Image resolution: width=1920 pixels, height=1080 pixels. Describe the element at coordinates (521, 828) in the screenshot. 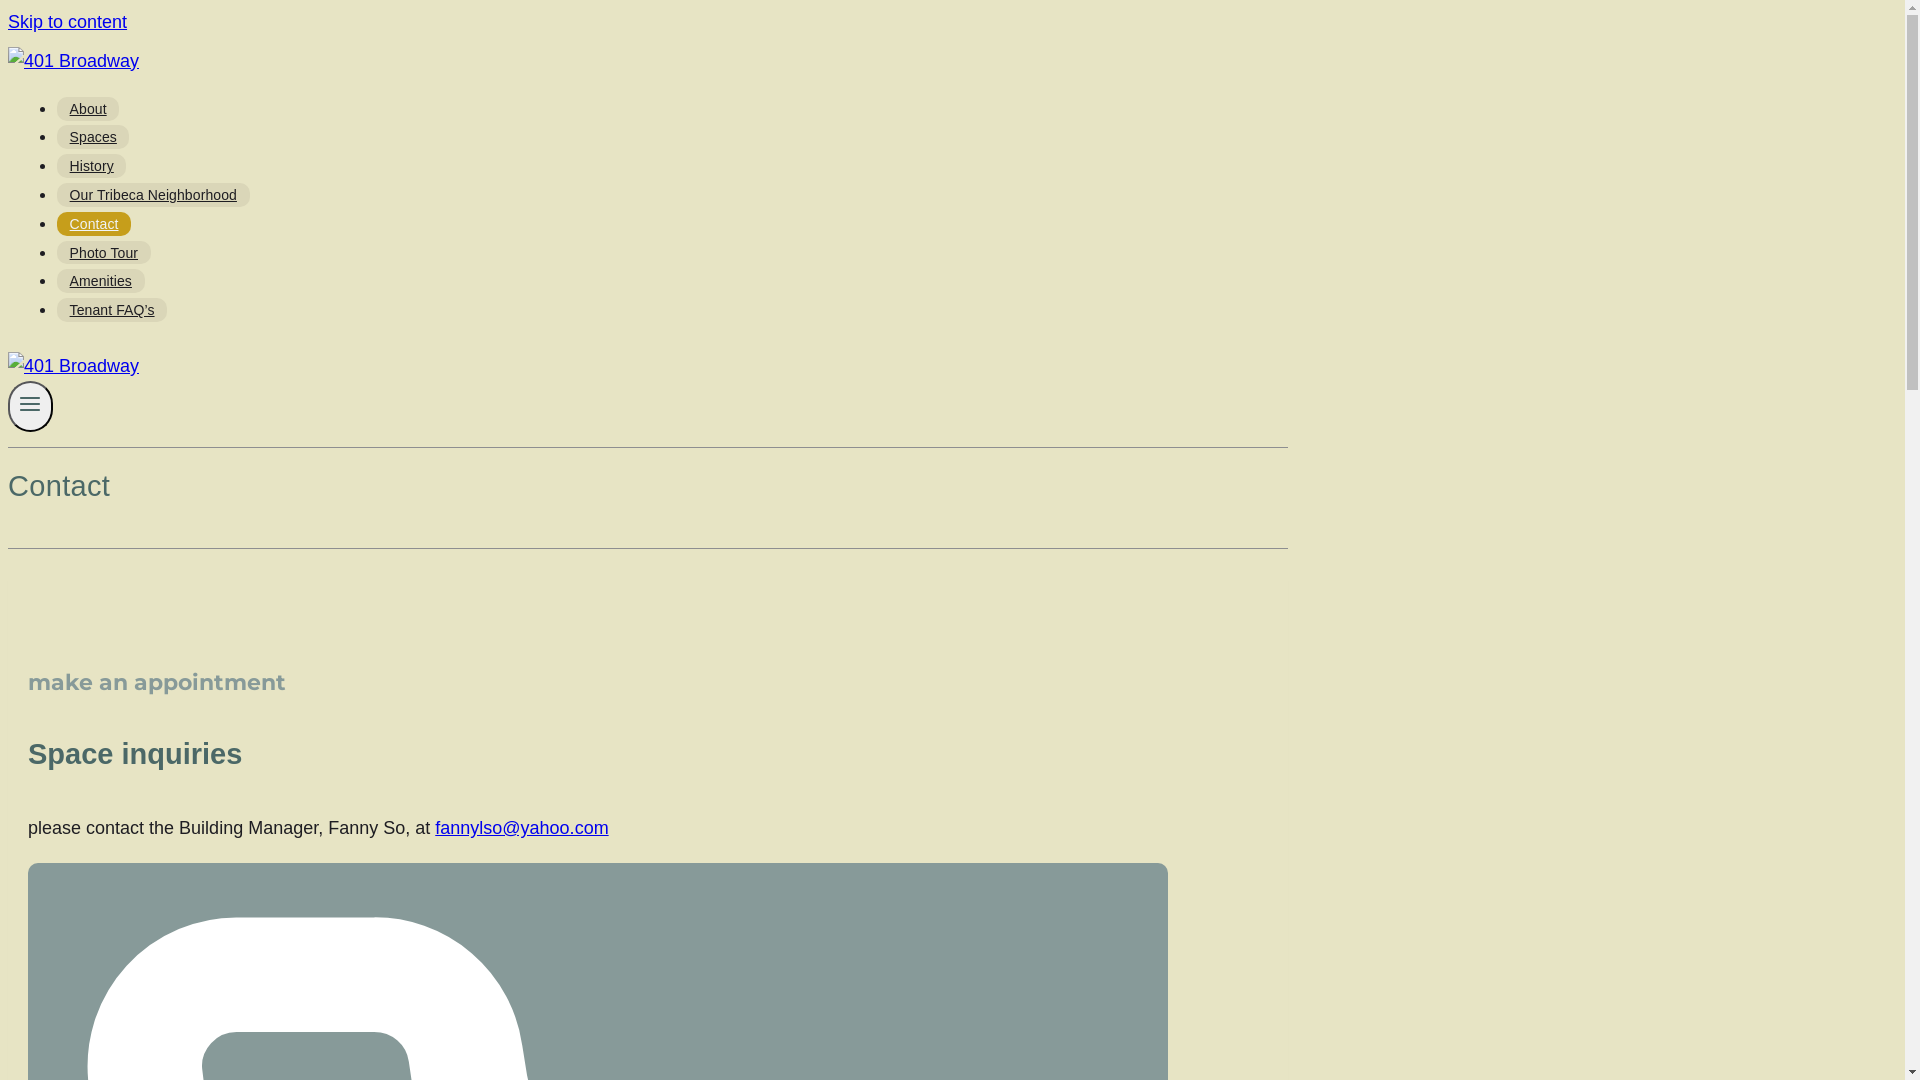

I see `'fannylso@yahoo.com'` at that location.